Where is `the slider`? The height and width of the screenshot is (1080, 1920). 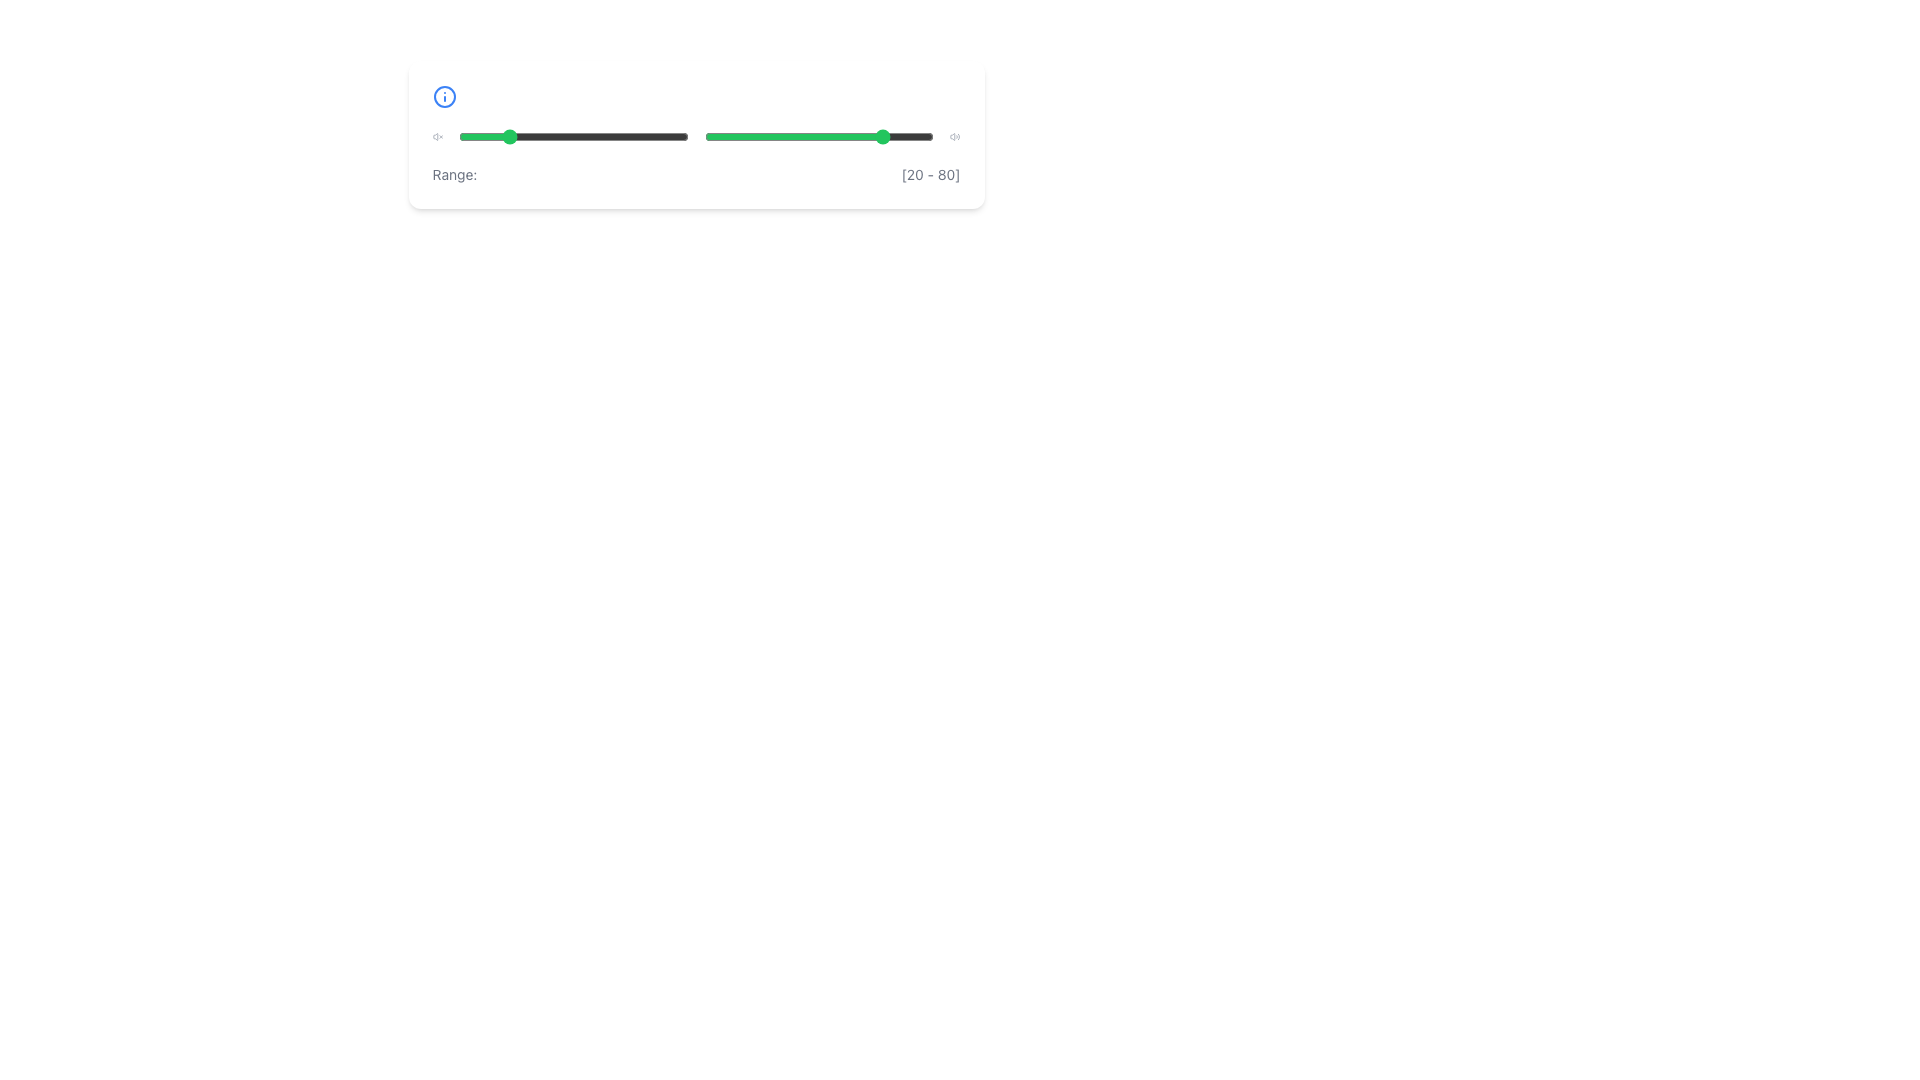 the slider is located at coordinates (637, 136).